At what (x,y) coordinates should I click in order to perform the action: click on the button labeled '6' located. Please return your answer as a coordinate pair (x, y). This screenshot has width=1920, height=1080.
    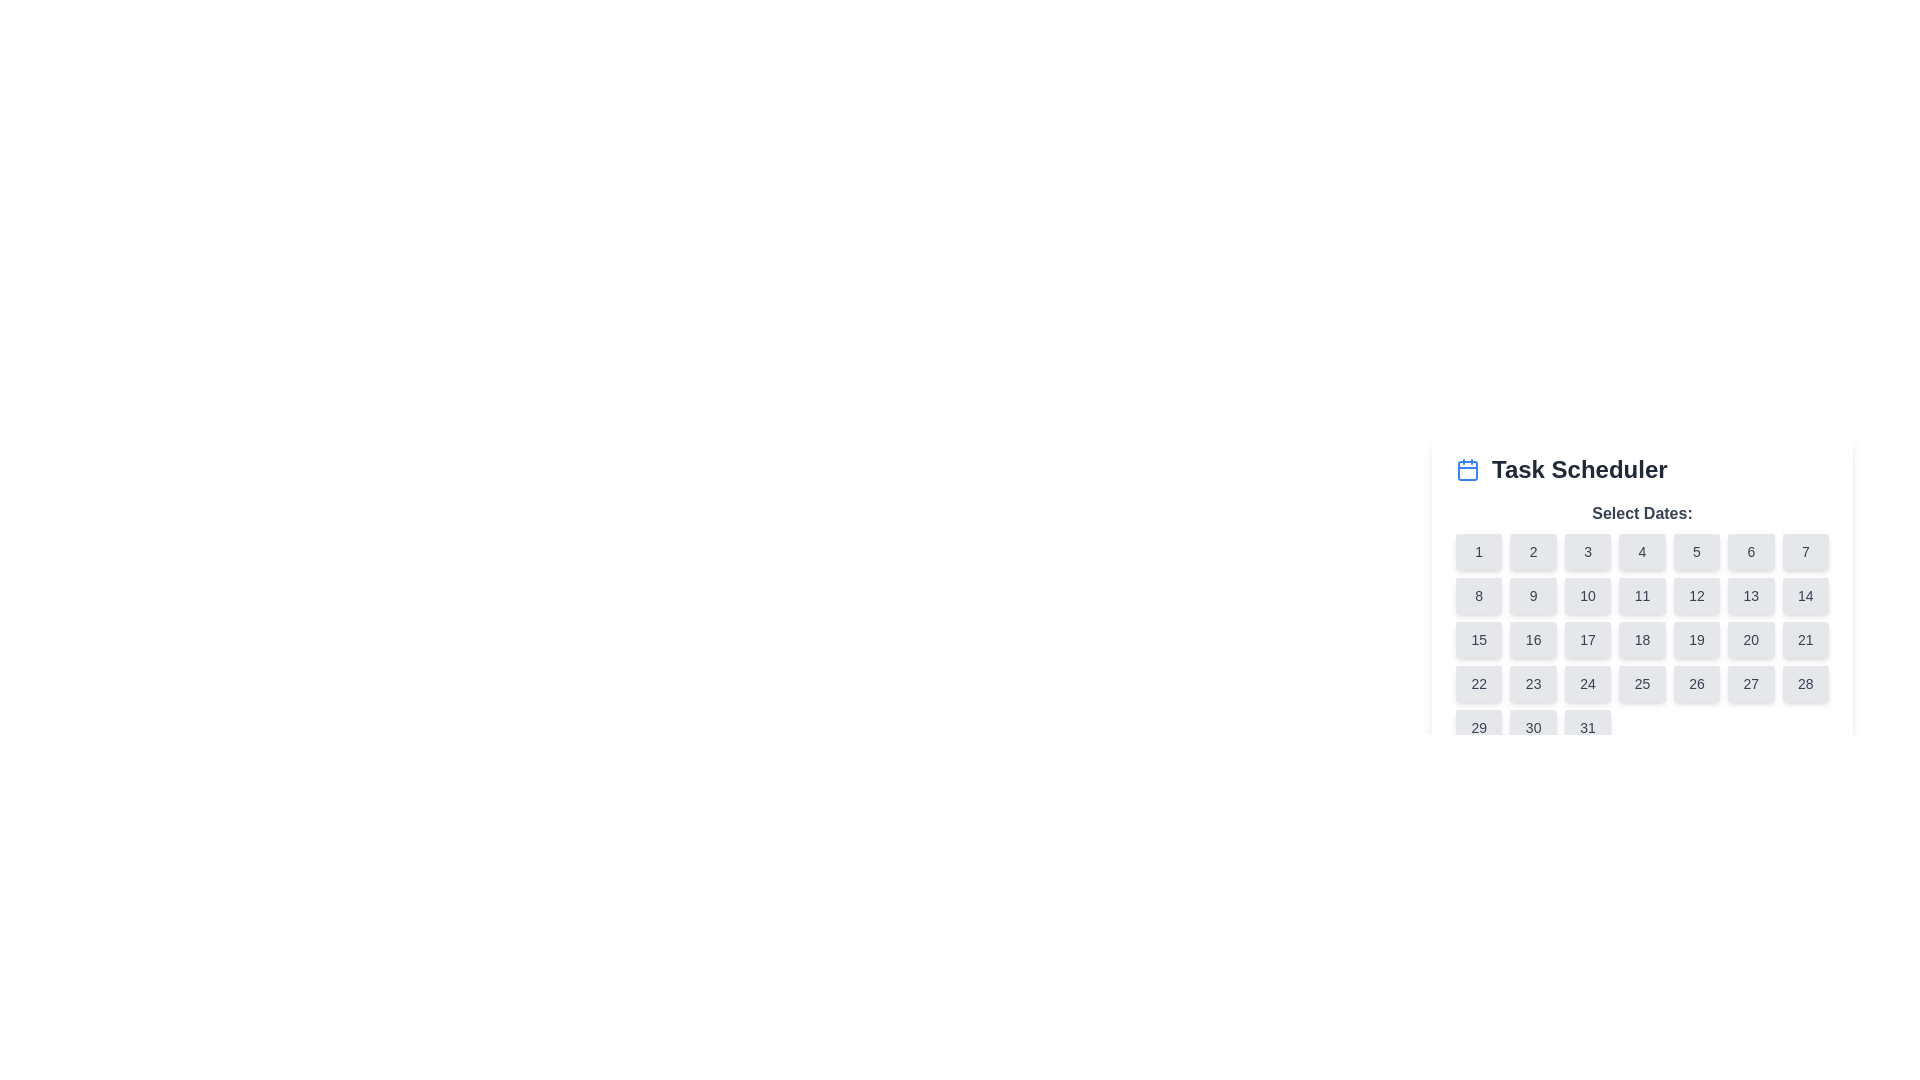
    Looking at the image, I should click on (1750, 551).